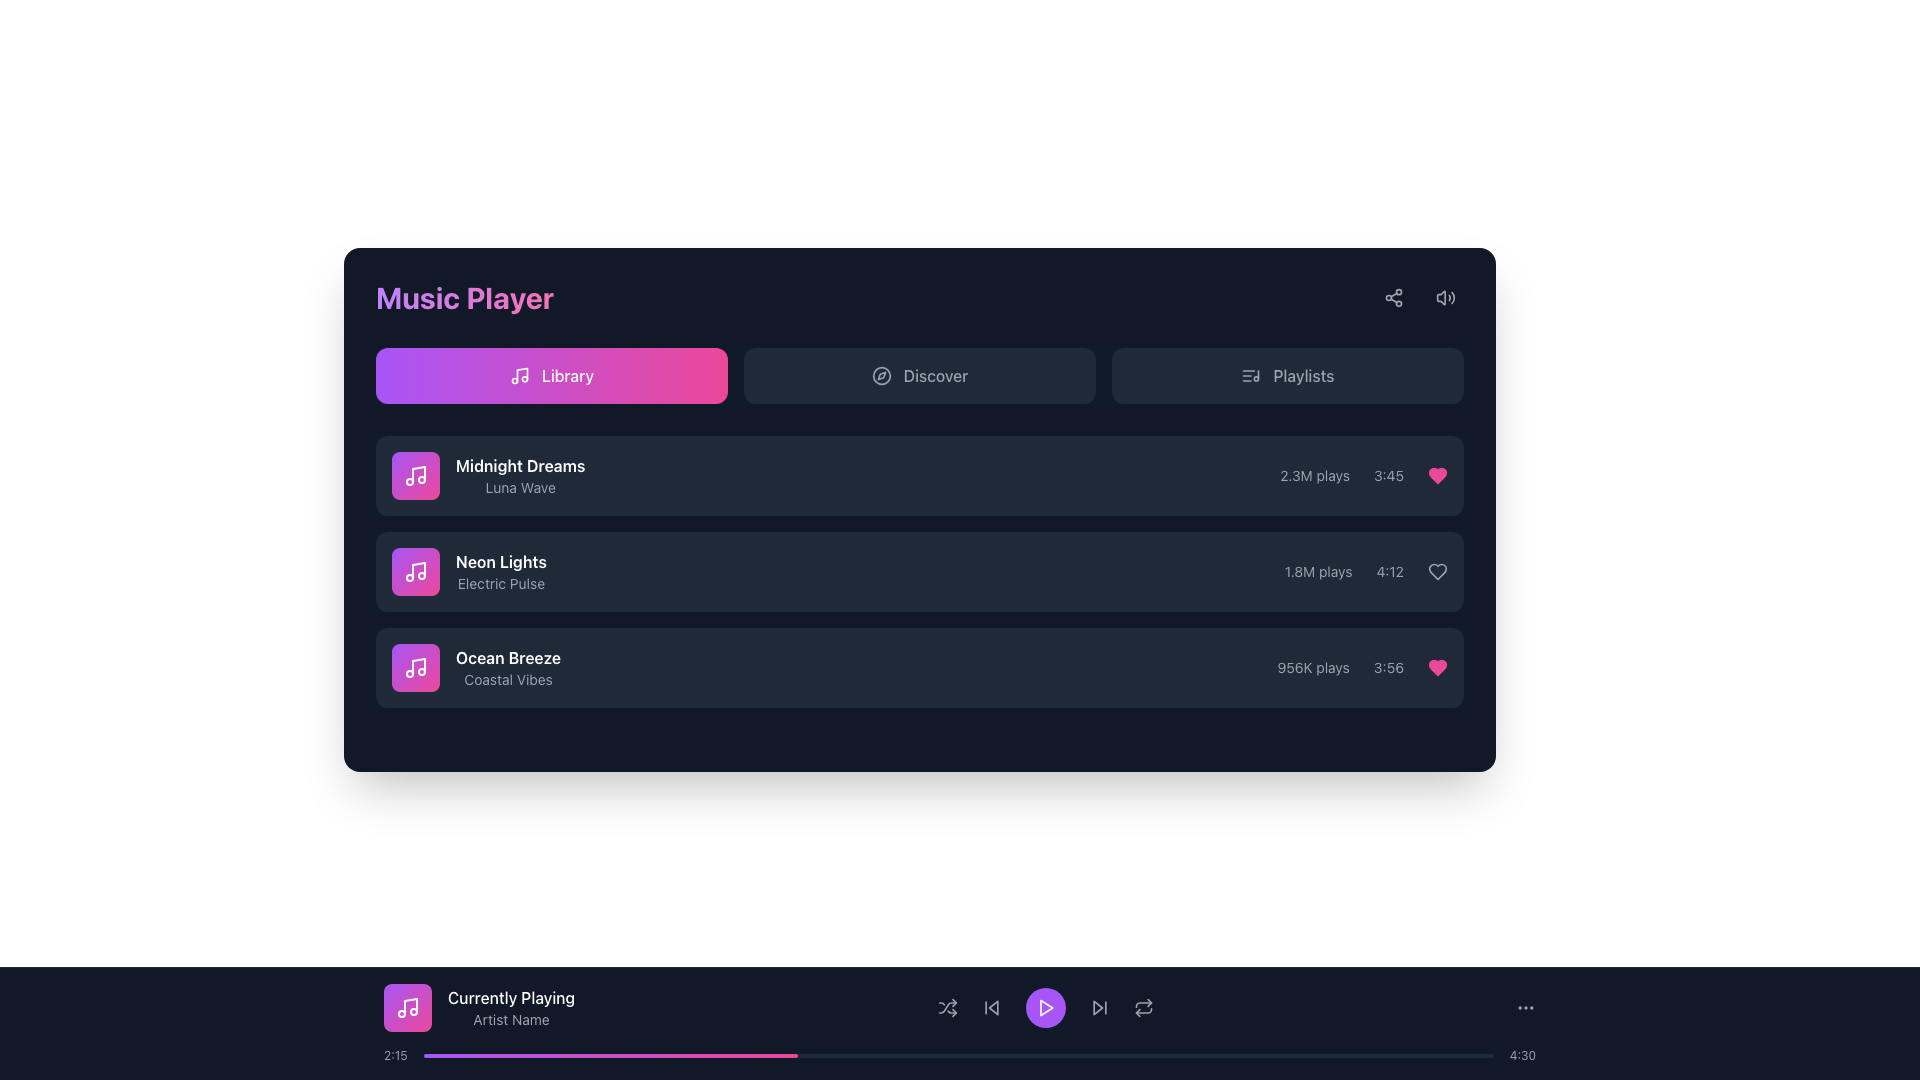 The image size is (1920, 1080). I want to click on the musical note icon located in the 'Currently Playing' area of the music player interface, so click(410, 1006).